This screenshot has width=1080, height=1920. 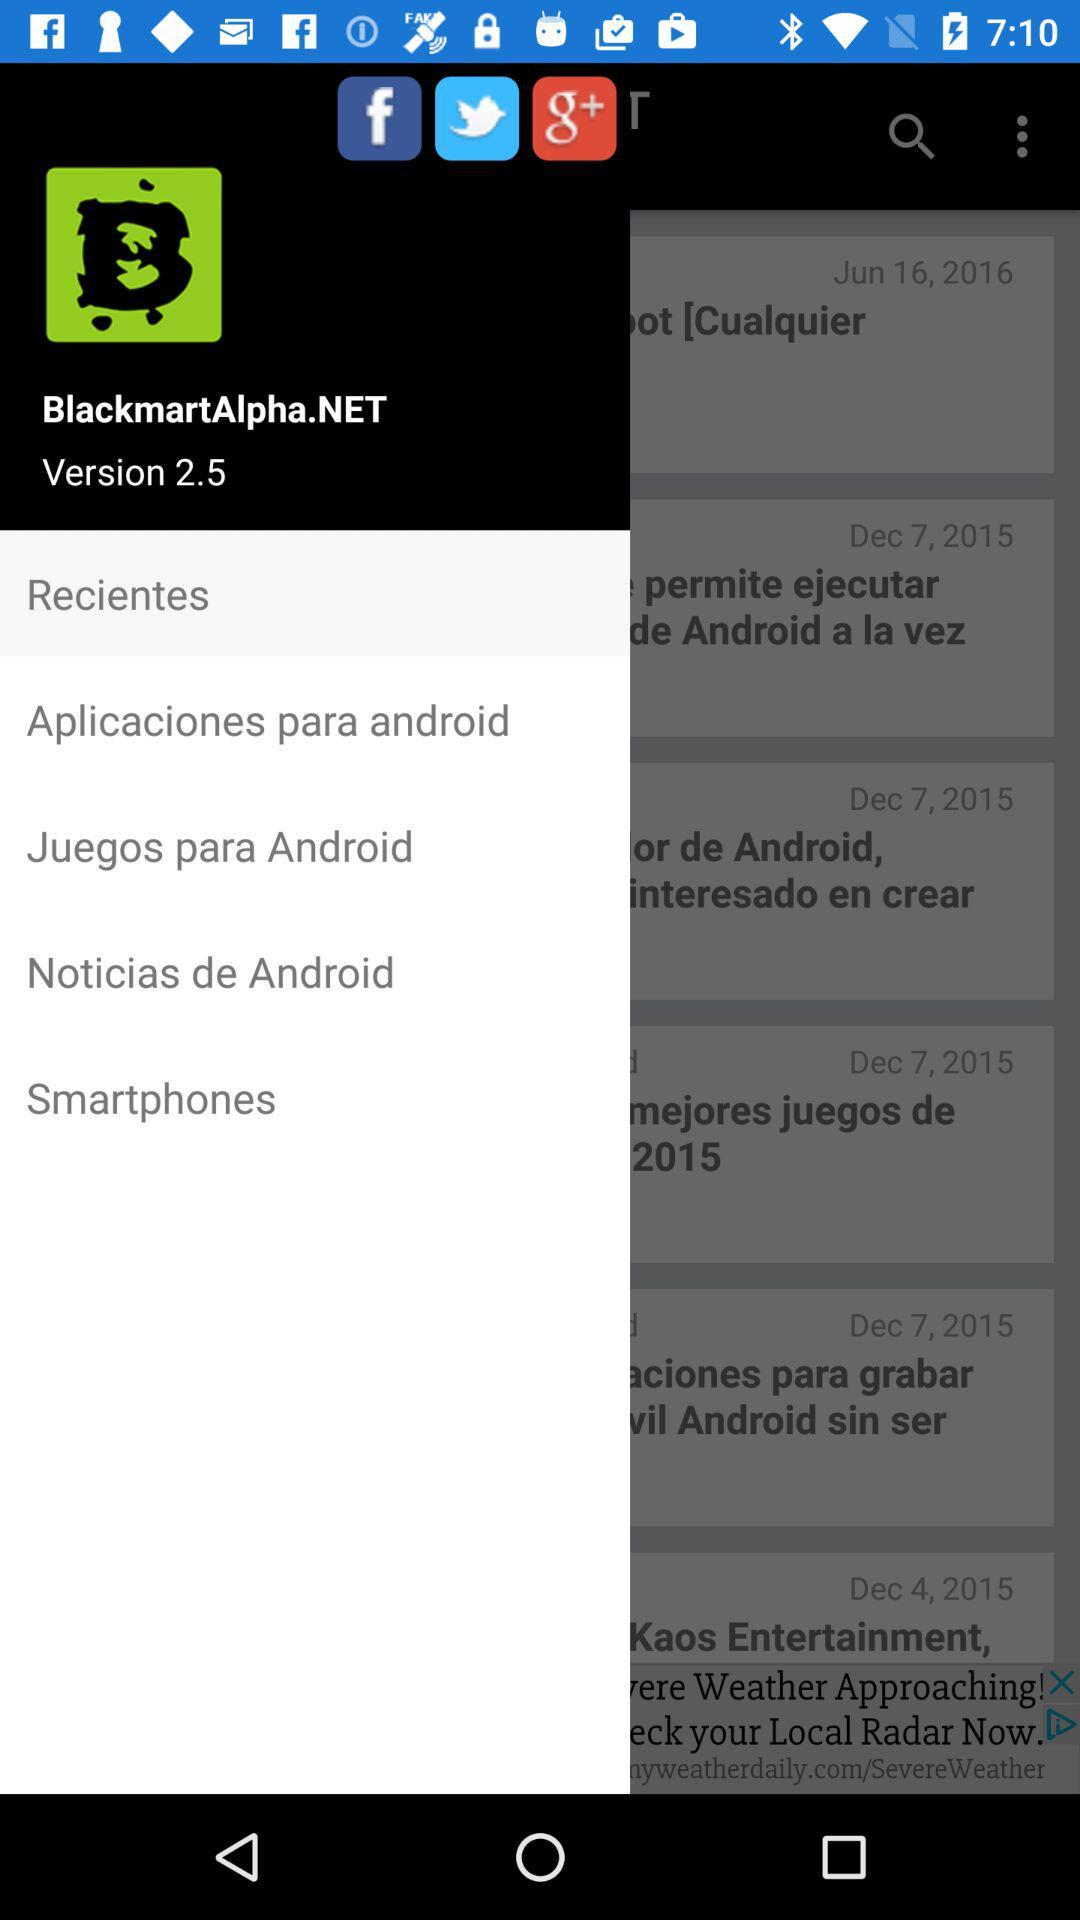 What do you see at coordinates (1027, 136) in the screenshot?
I see `the button at the top right corner of the page` at bounding box center [1027, 136].